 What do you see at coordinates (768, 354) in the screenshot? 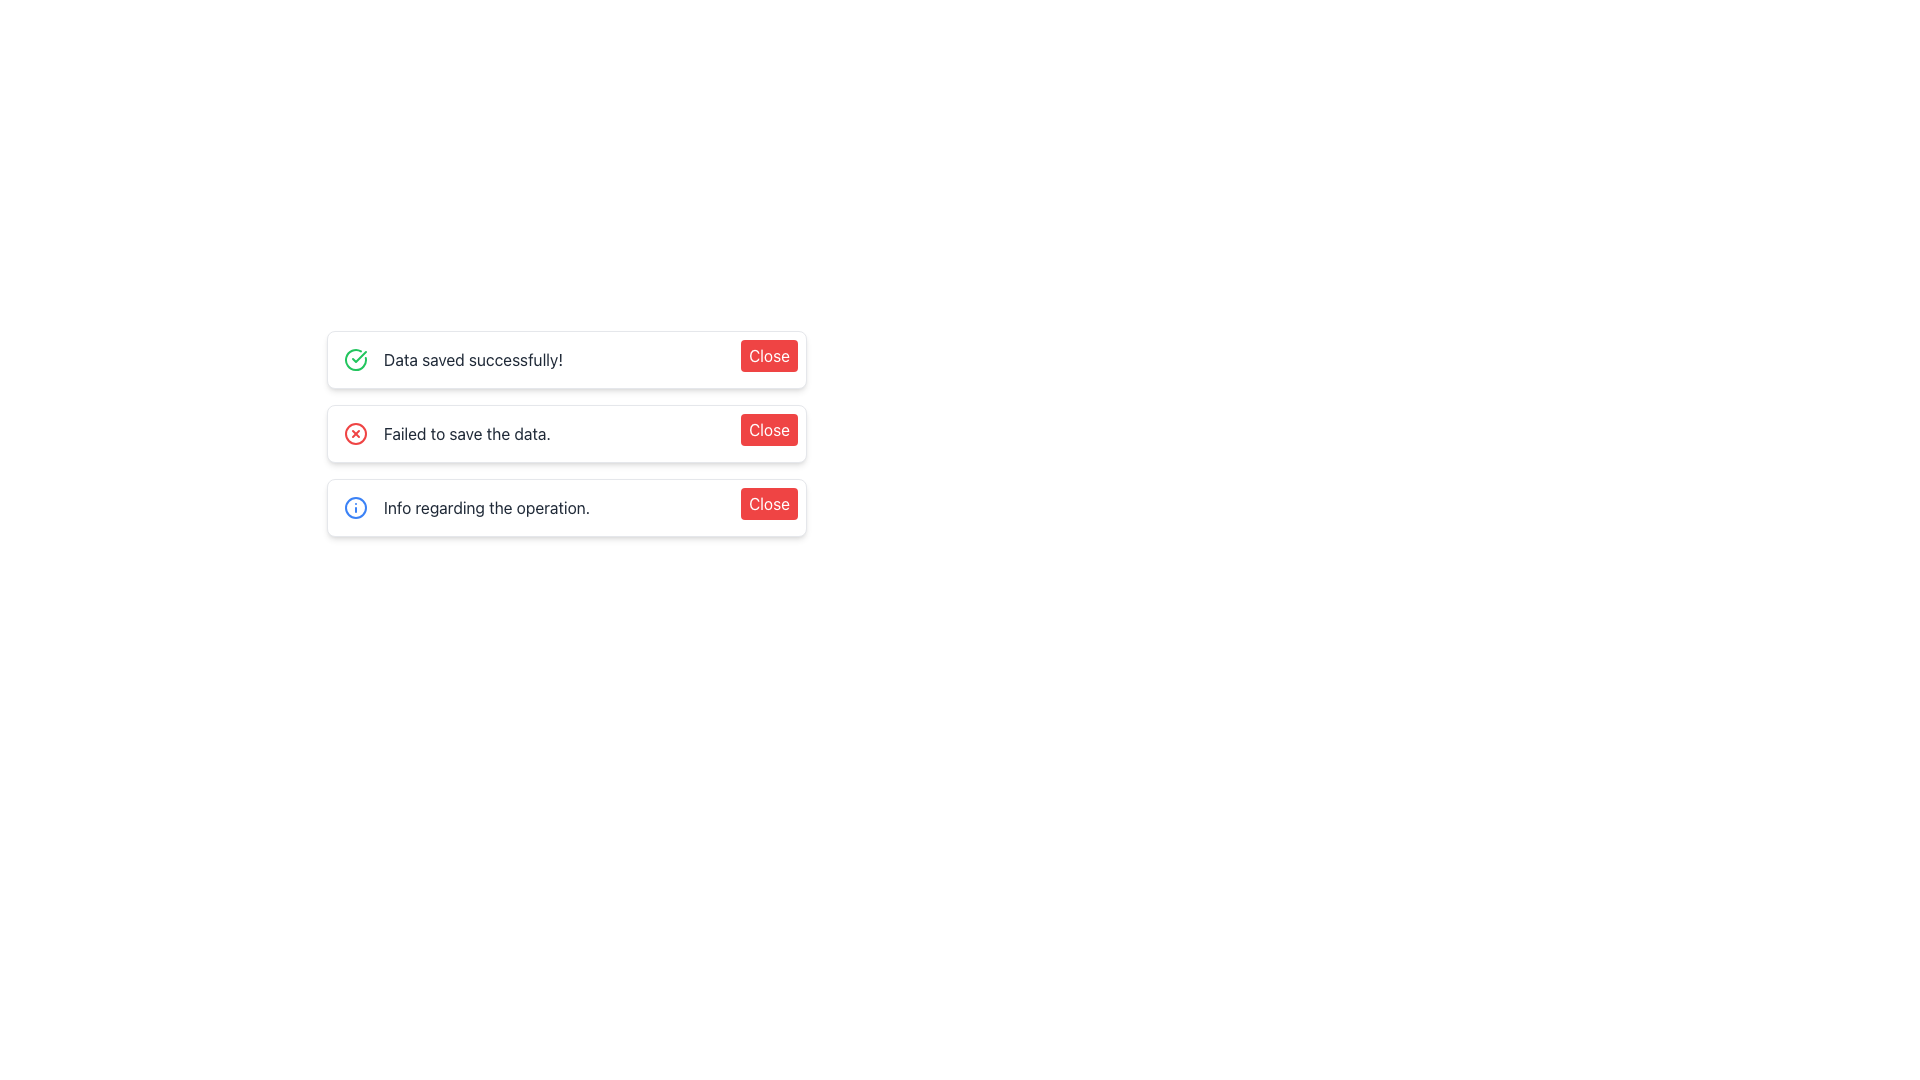
I see `the close button in the top-right corner of the notification card that displays 'Data saved successfully!'` at bounding box center [768, 354].